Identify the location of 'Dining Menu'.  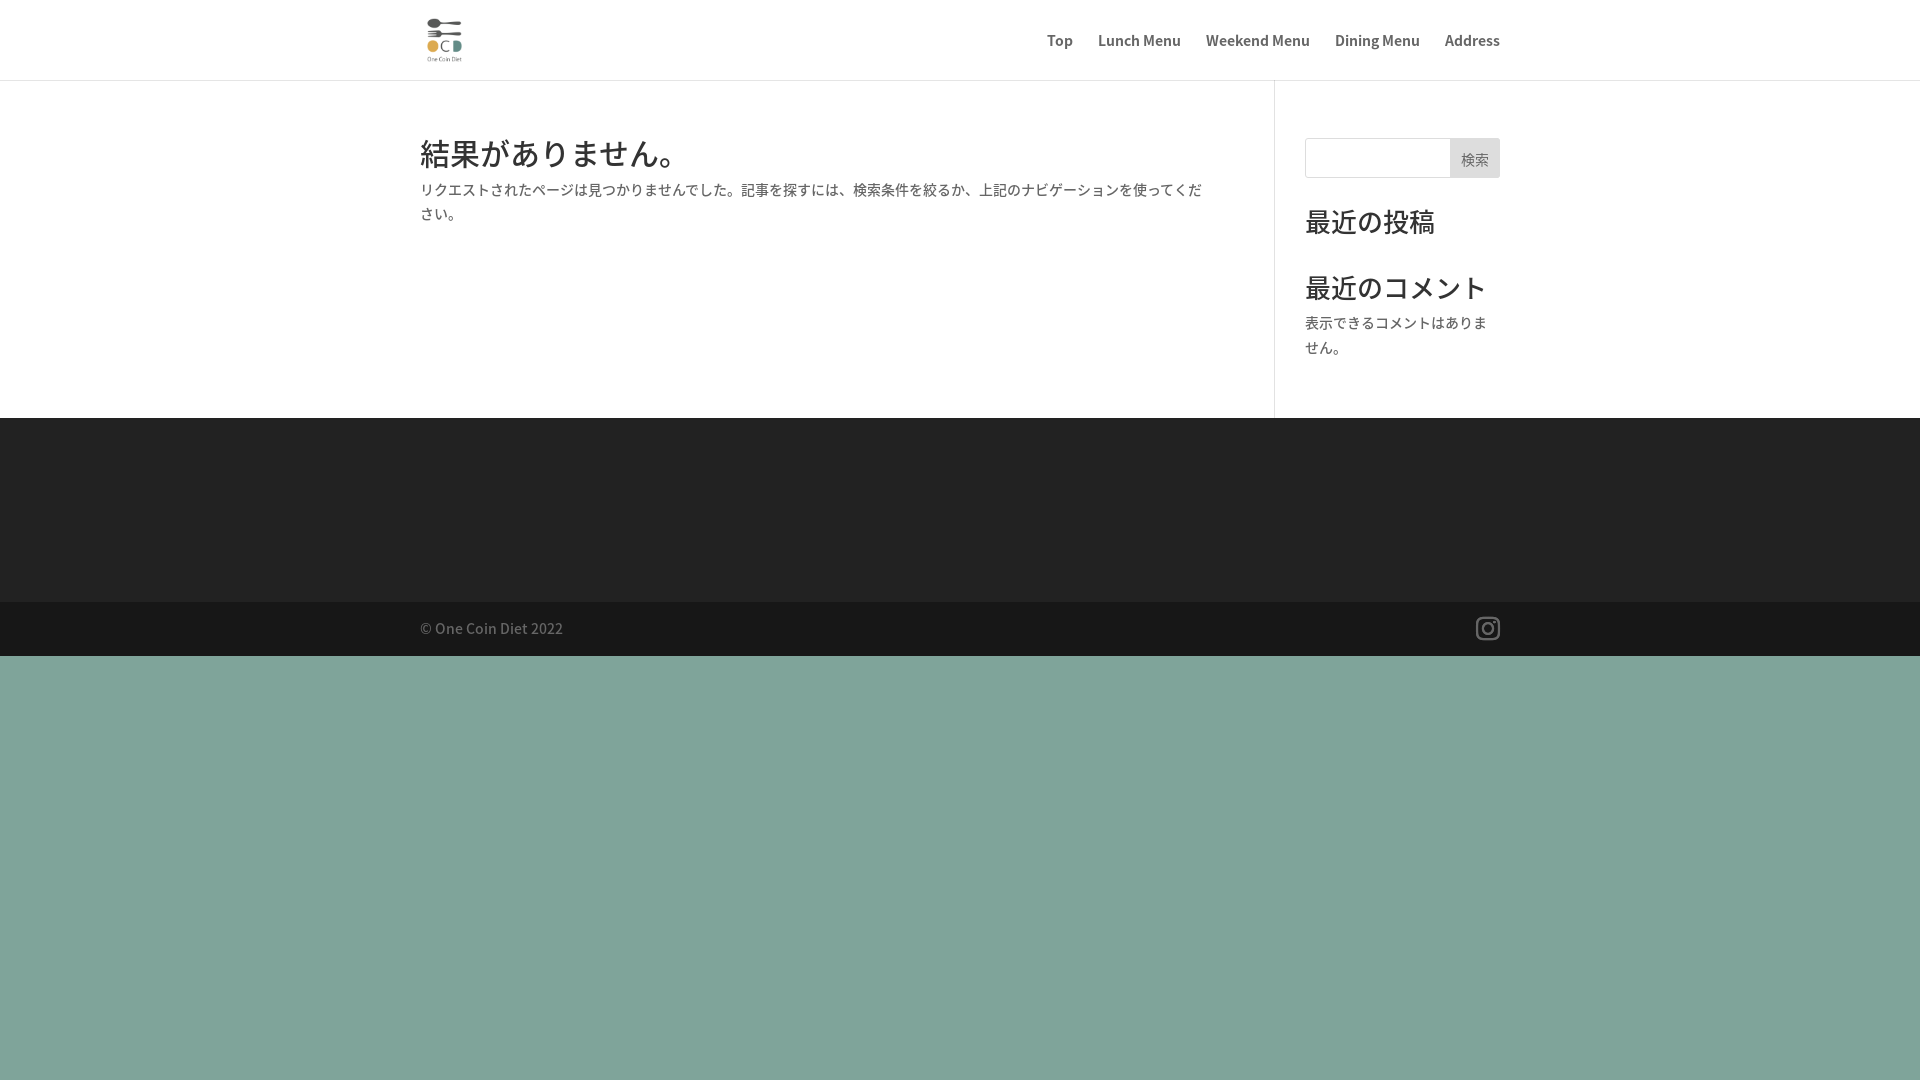
(1376, 55).